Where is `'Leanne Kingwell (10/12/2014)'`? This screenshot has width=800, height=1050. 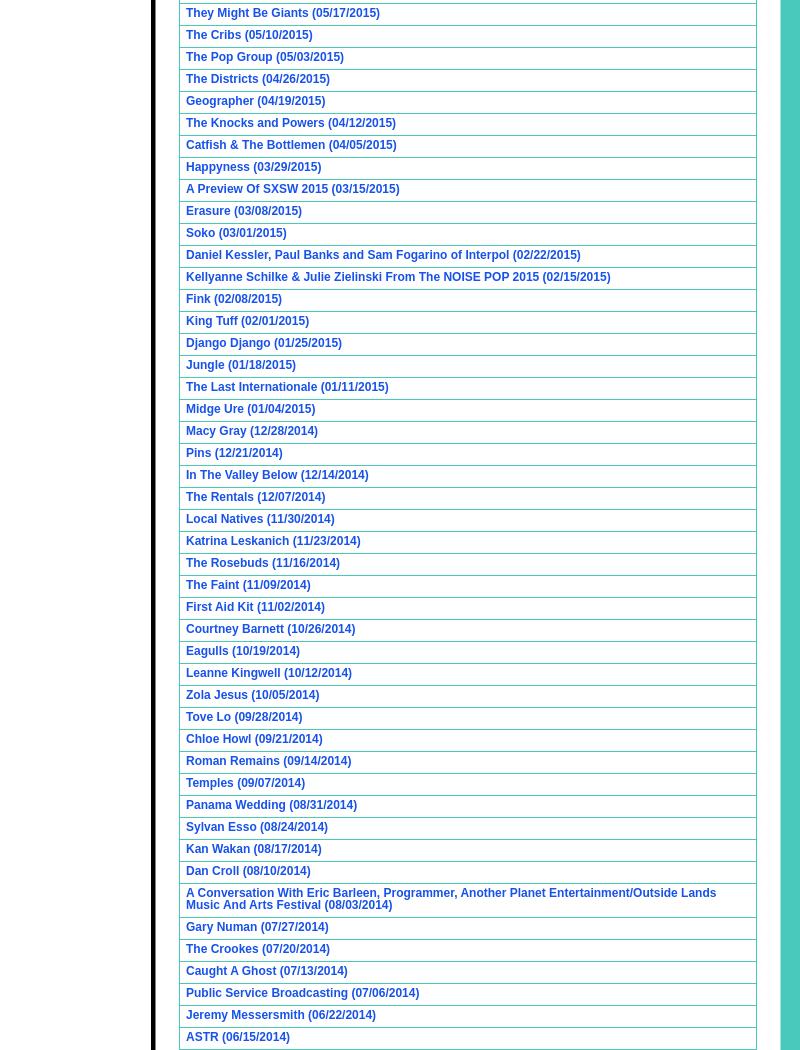 'Leanne Kingwell (10/12/2014)' is located at coordinates (268, 672).